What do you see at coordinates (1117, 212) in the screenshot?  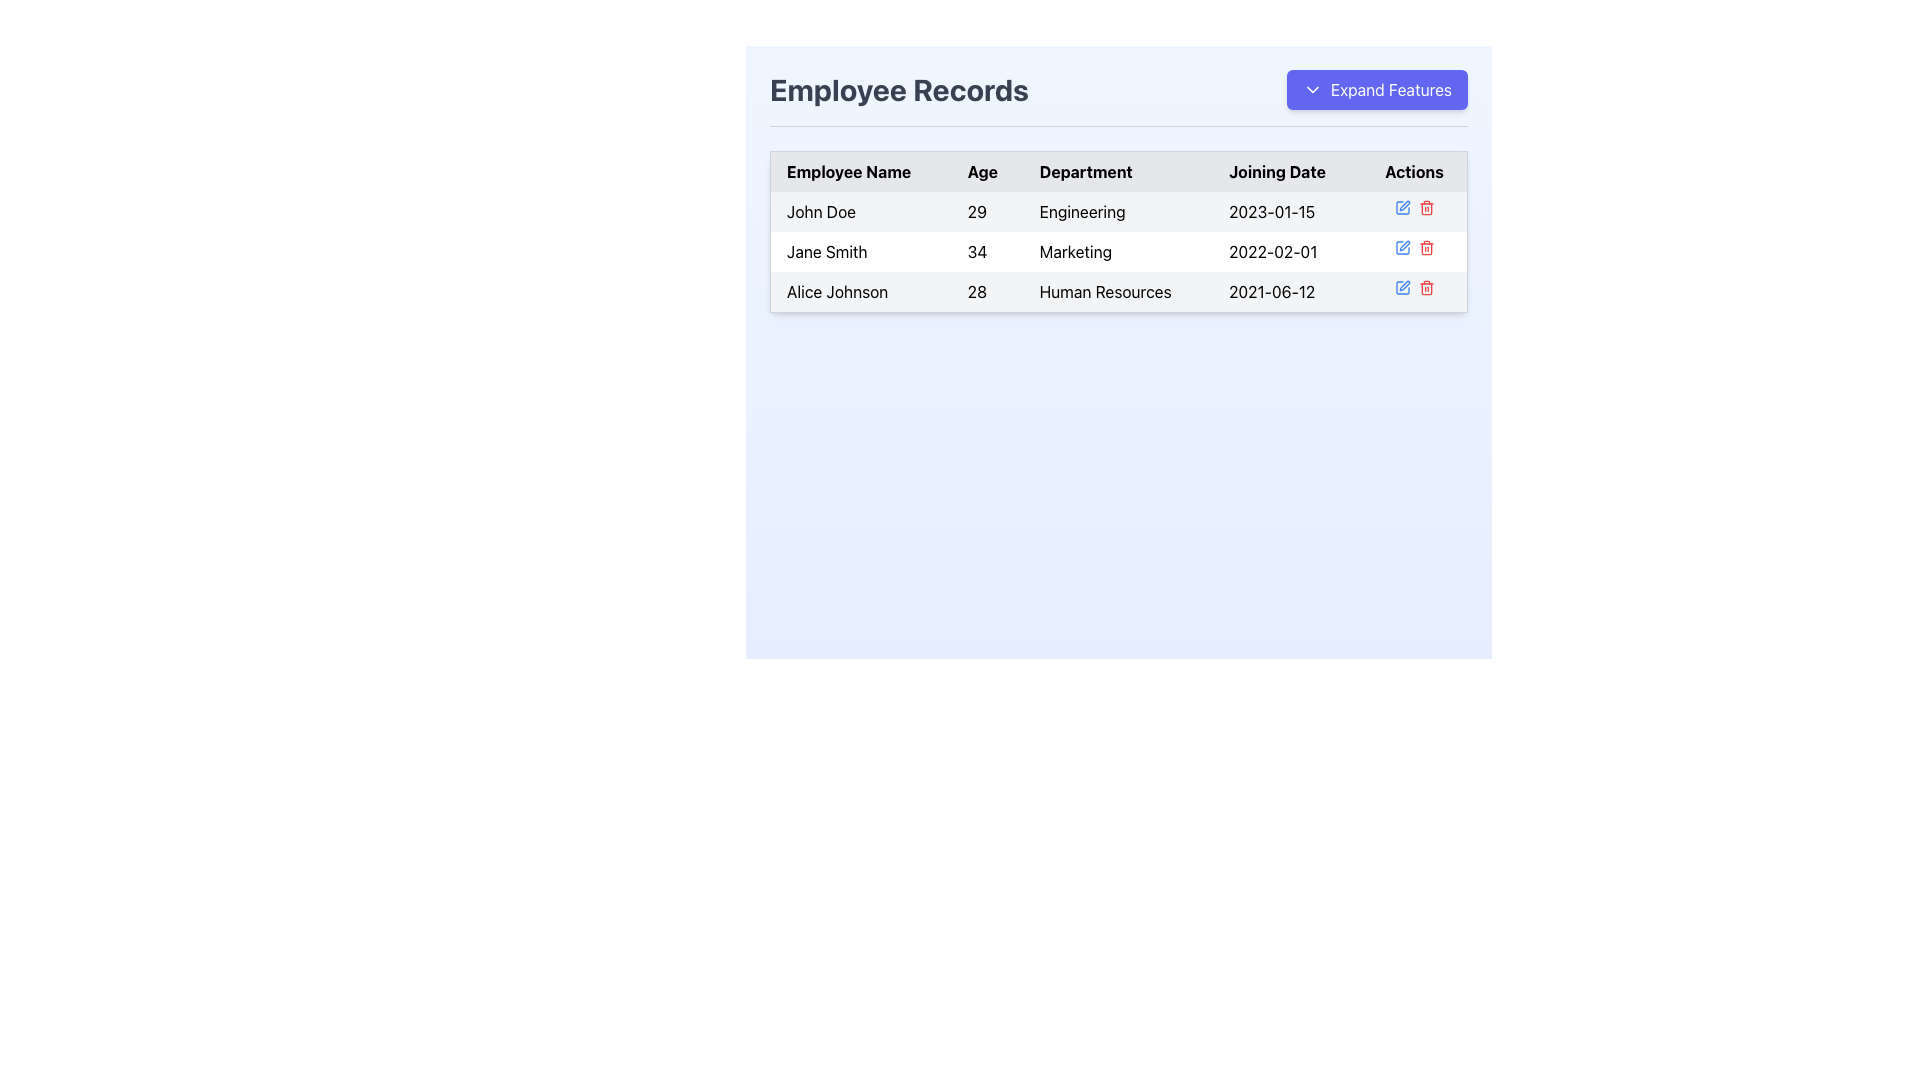 I see `the text element displaying 'Engineering' in the Department column of the employee records table for John Doe` at bounding box center [1117, 212].